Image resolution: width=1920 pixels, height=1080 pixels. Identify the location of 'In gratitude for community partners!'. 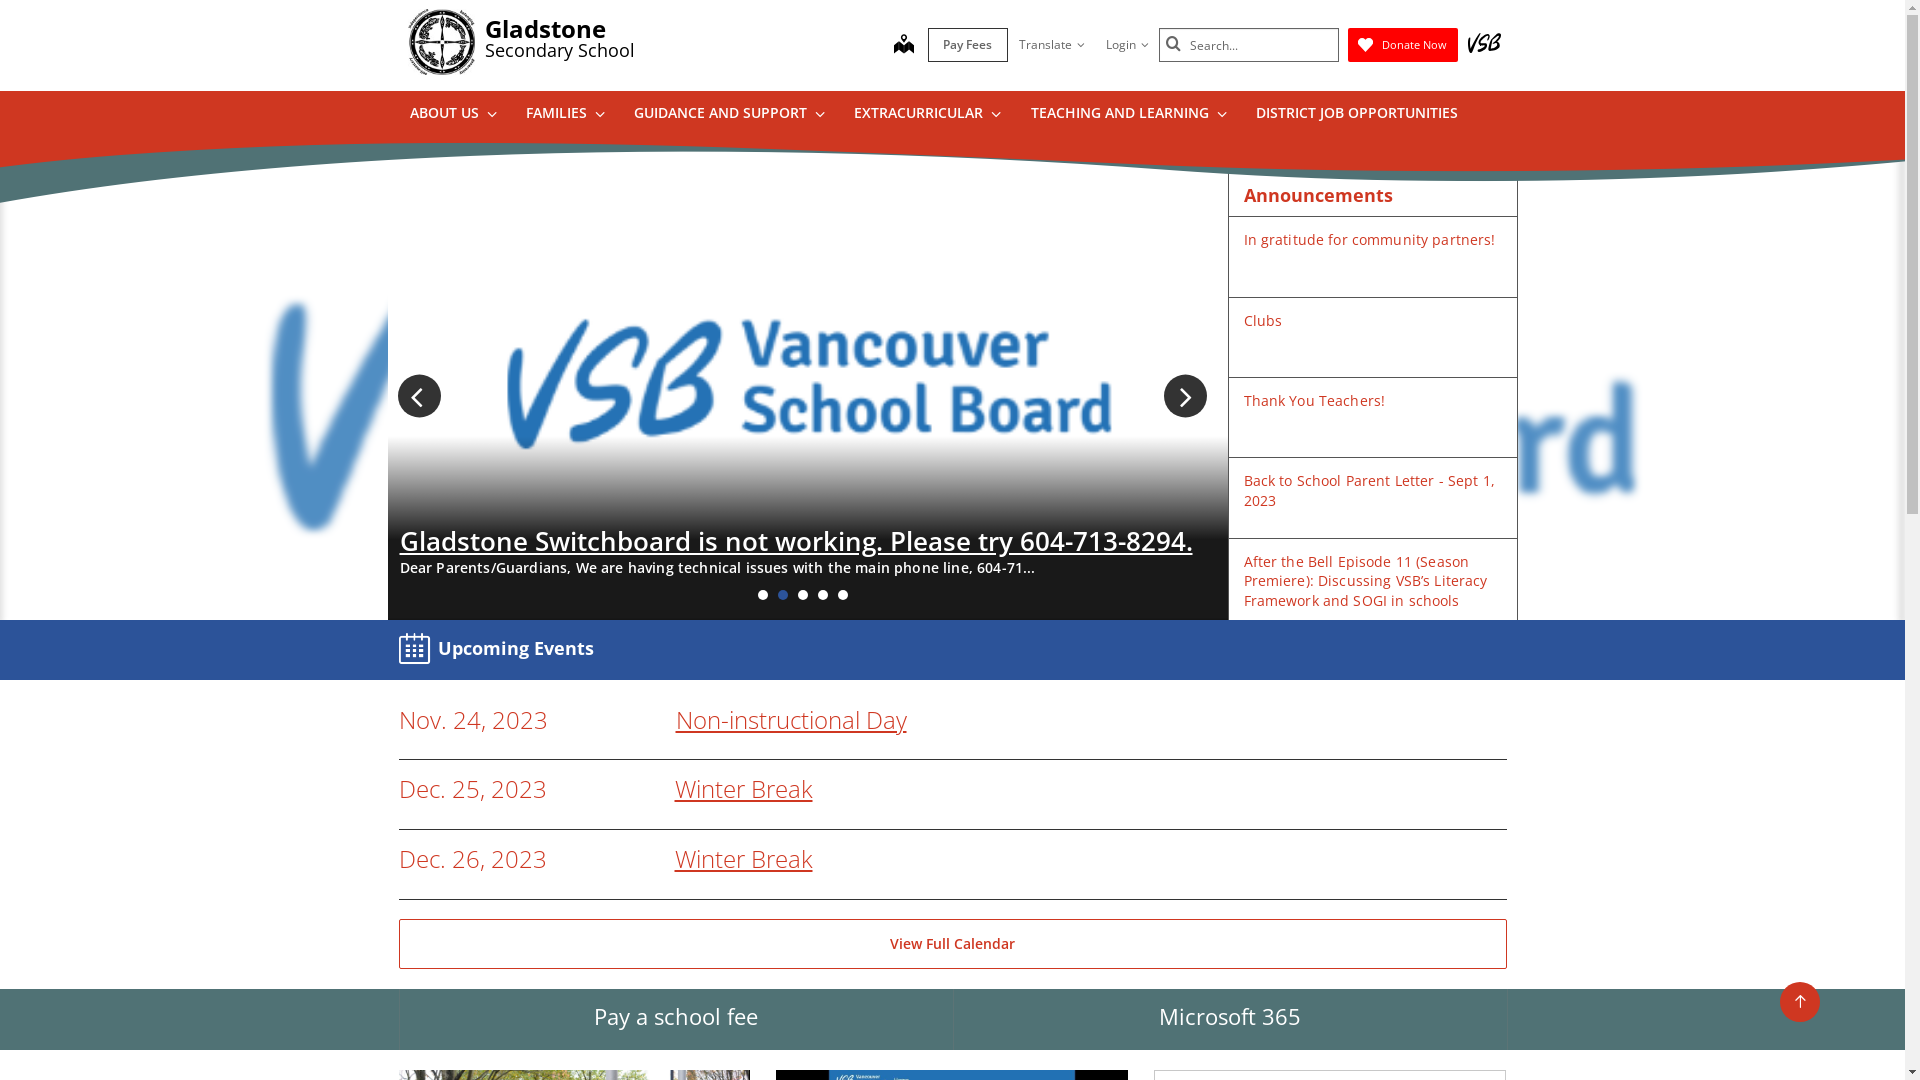
(1368, 238).